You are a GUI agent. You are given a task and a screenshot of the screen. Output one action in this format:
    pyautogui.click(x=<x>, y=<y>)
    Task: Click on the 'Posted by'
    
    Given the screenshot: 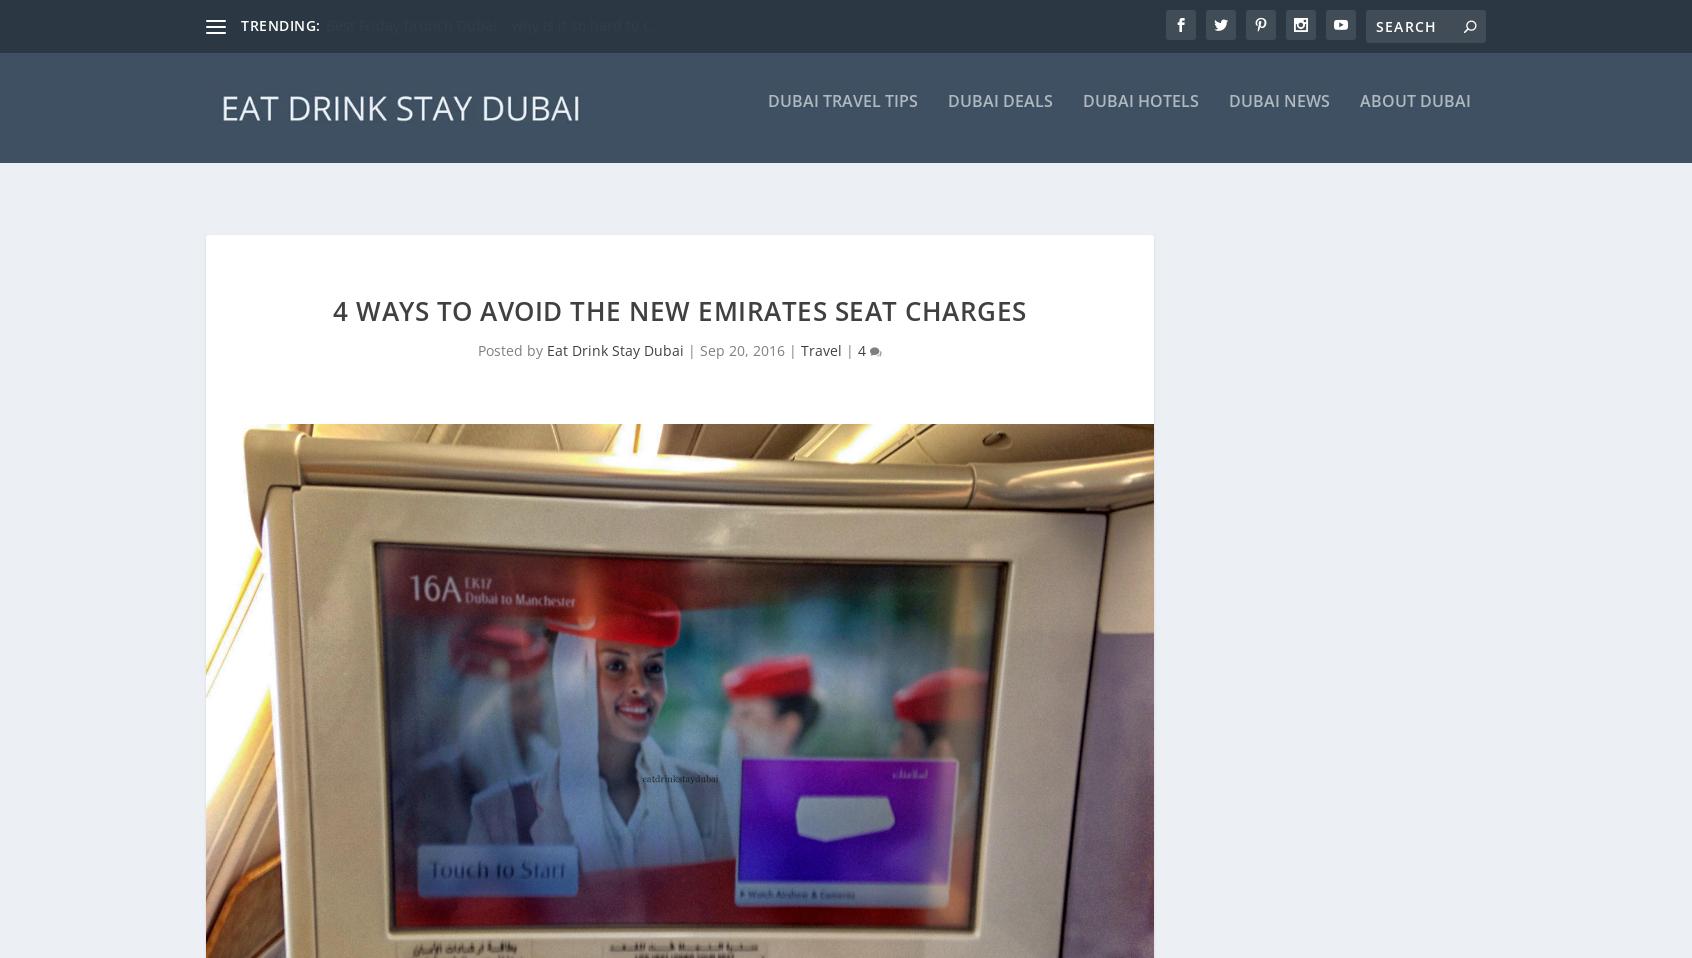 What is the action you would take?
    pyautogui.click(x=512, y=317)
    